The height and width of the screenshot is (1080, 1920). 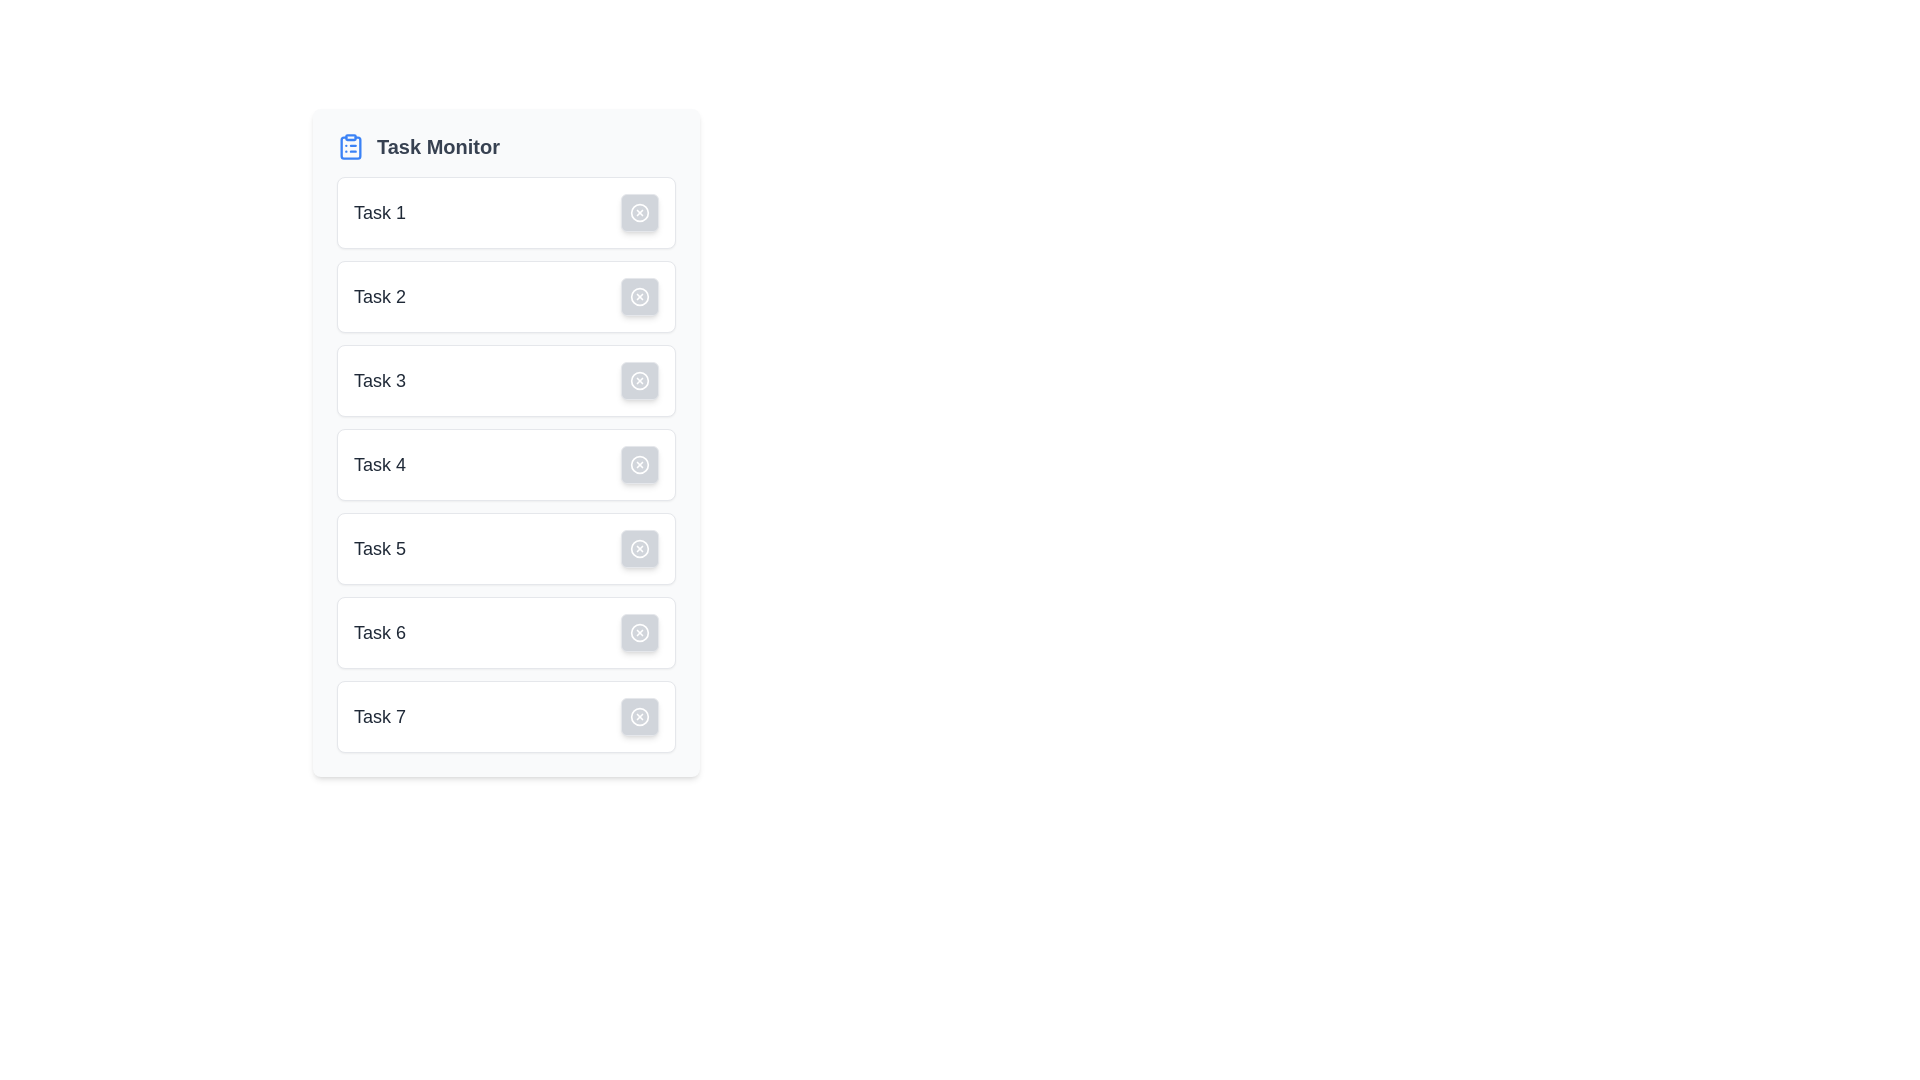 What do you see at coordinates (350, 146) in the screenshot?
I see `the clipboard icon that is part of the Task Monitor heading, located at the top-left corner of the interface` at bounding box center [350, 146].